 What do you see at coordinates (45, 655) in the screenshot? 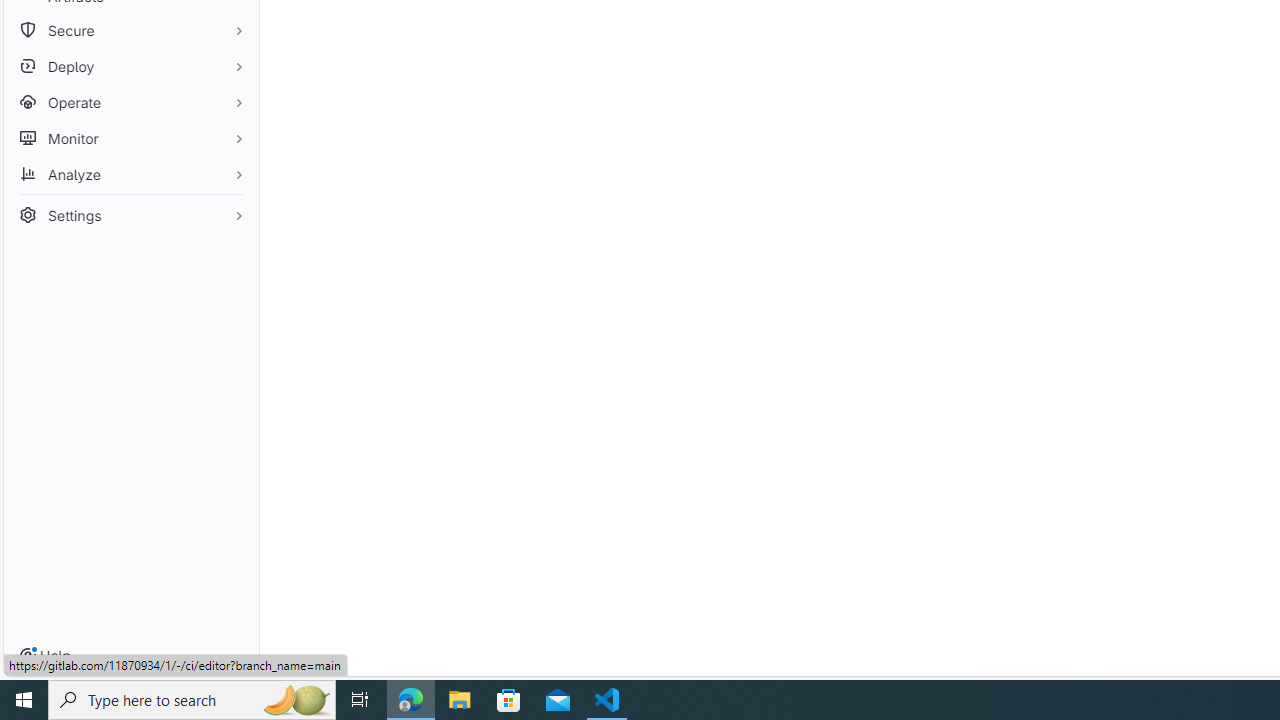
I see `'Help'` at bounding box center [45, 655].